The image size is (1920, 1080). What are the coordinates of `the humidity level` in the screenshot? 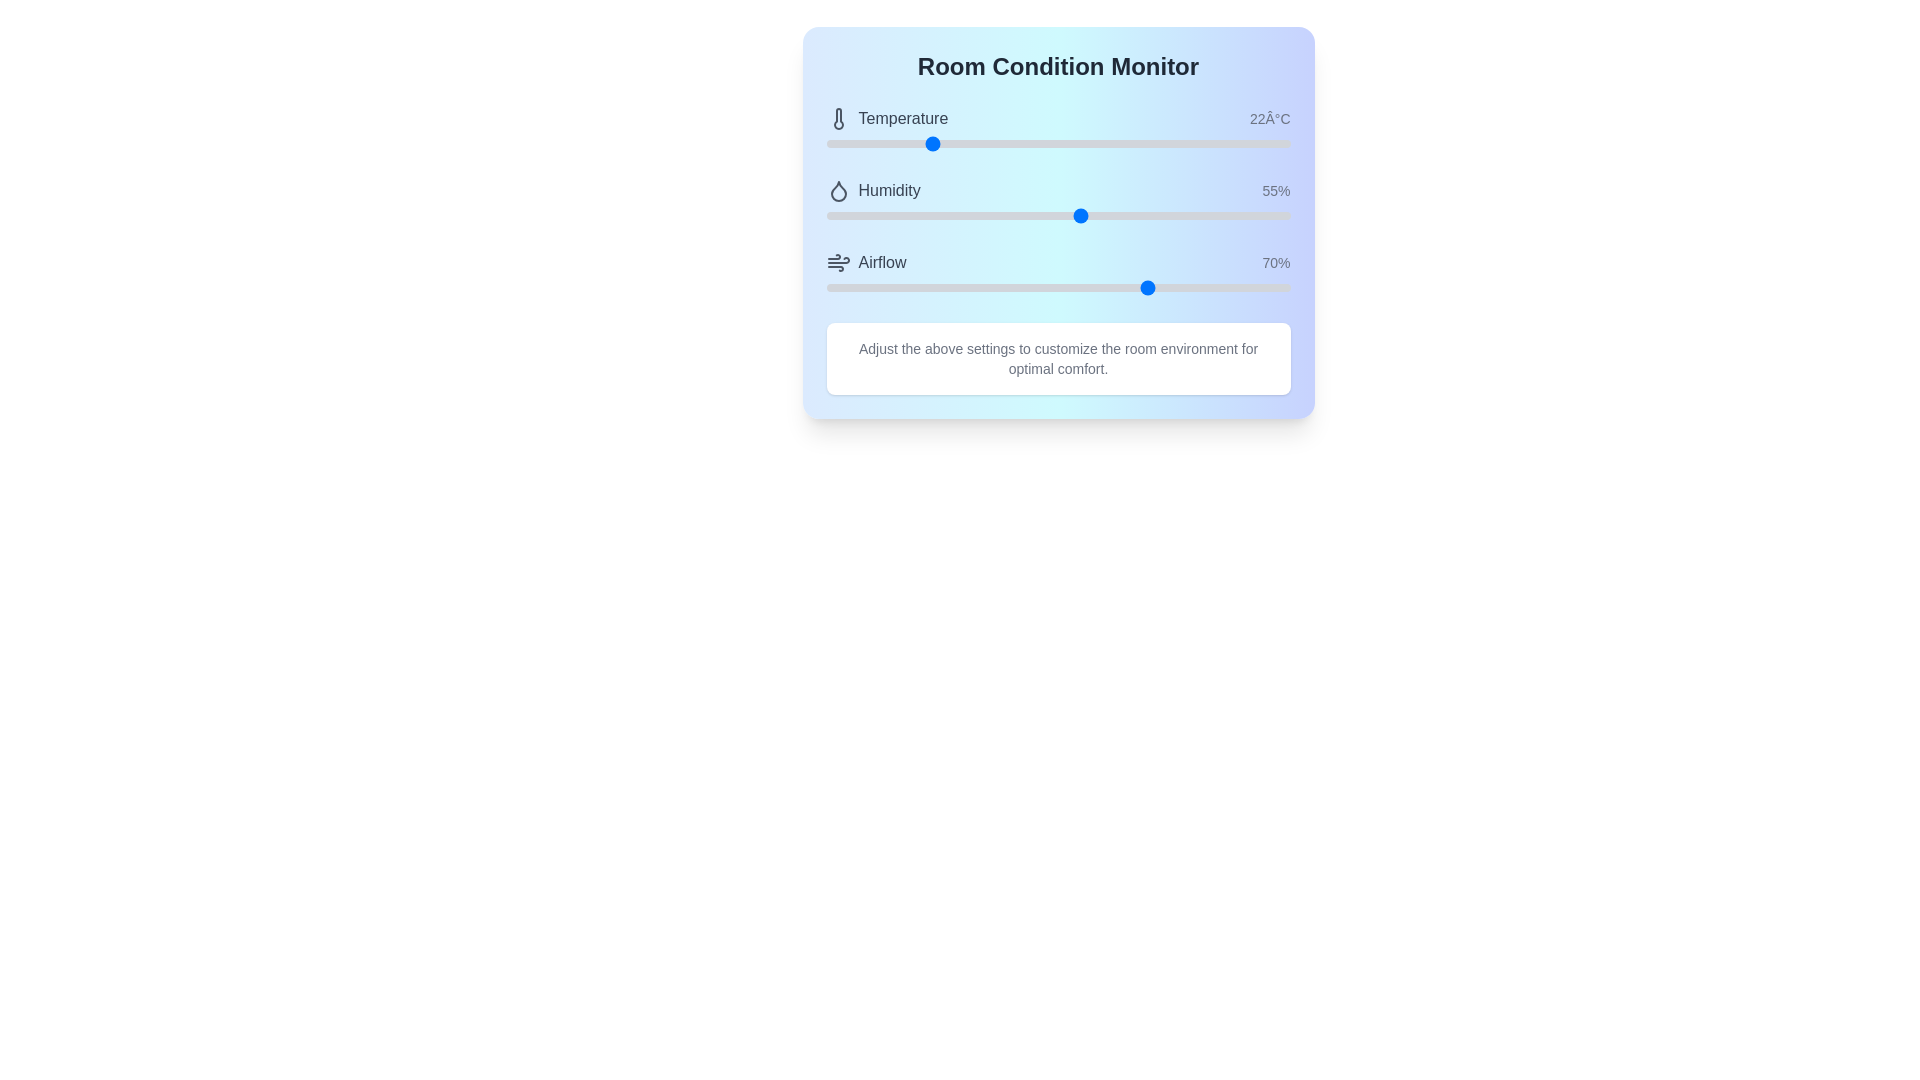 It's located at (1113, 216).